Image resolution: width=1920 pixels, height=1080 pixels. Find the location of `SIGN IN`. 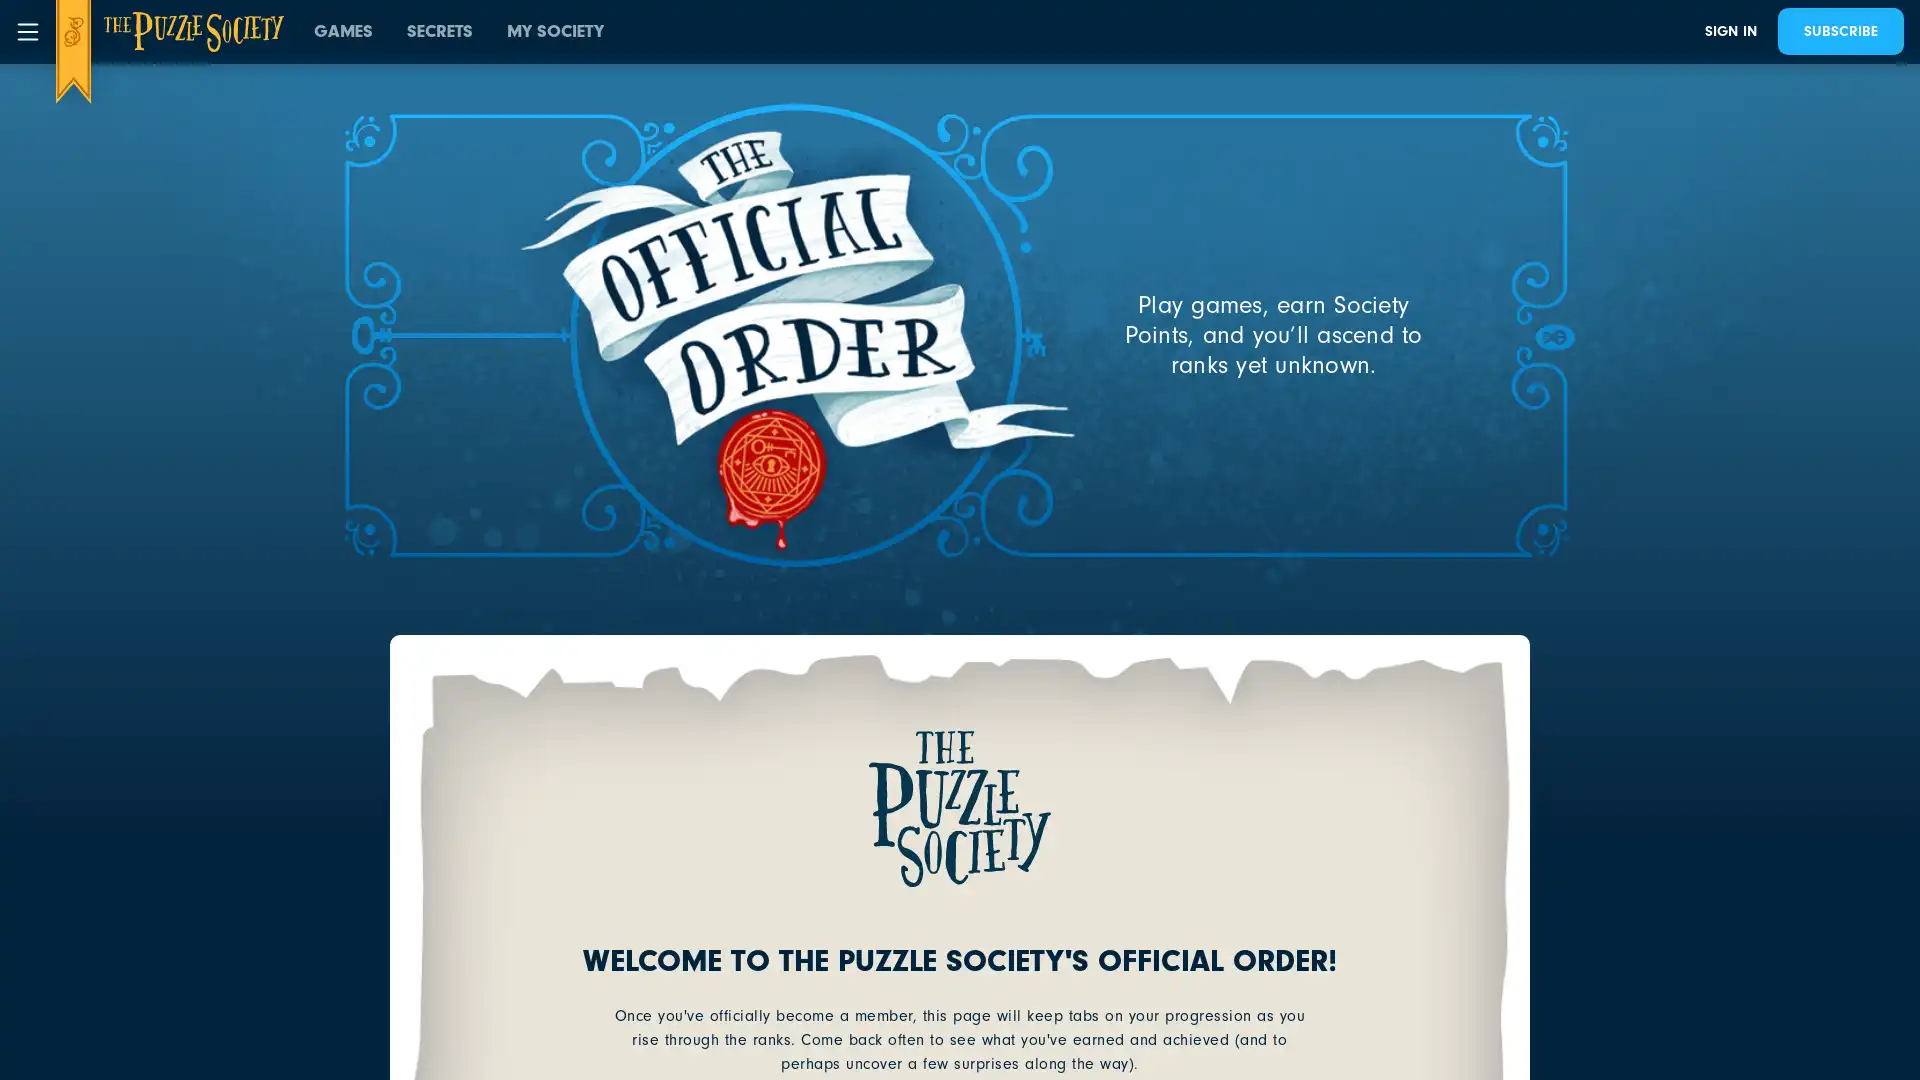

SIGN IN is located at coordinates (1730, 31).